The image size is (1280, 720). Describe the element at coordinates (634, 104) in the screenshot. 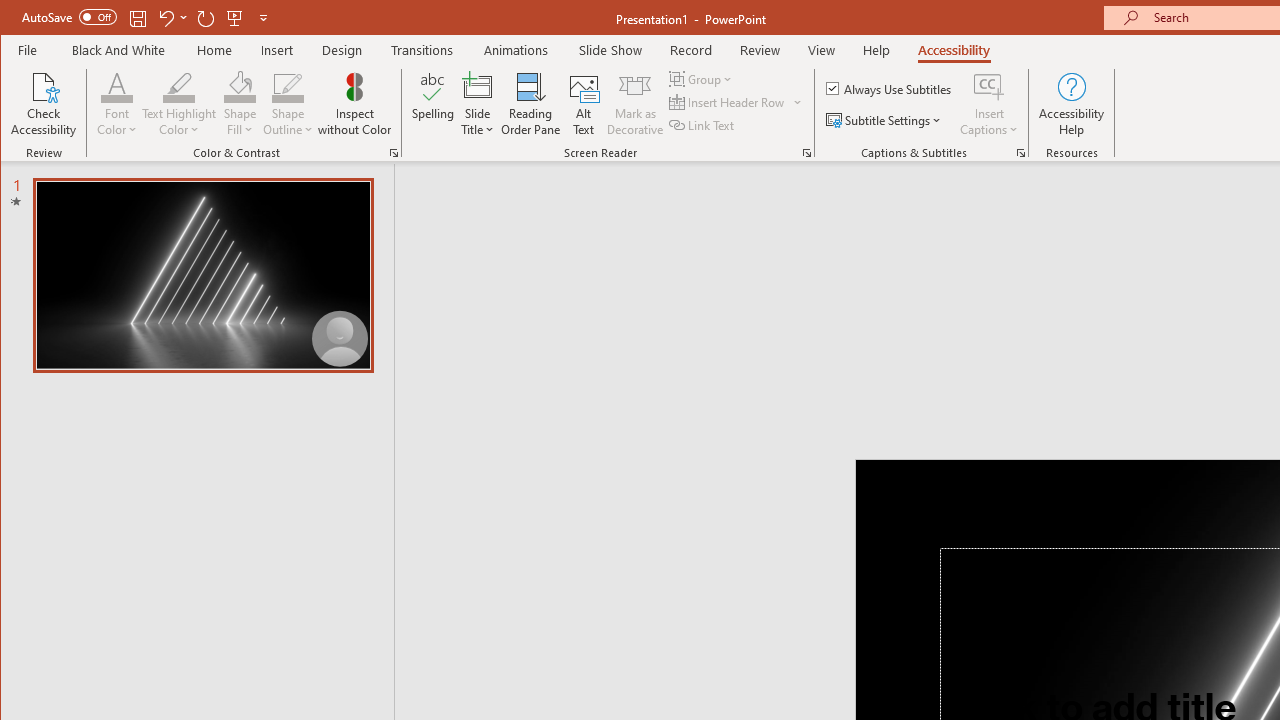

I see `'Mark as Decorative'` at that location.